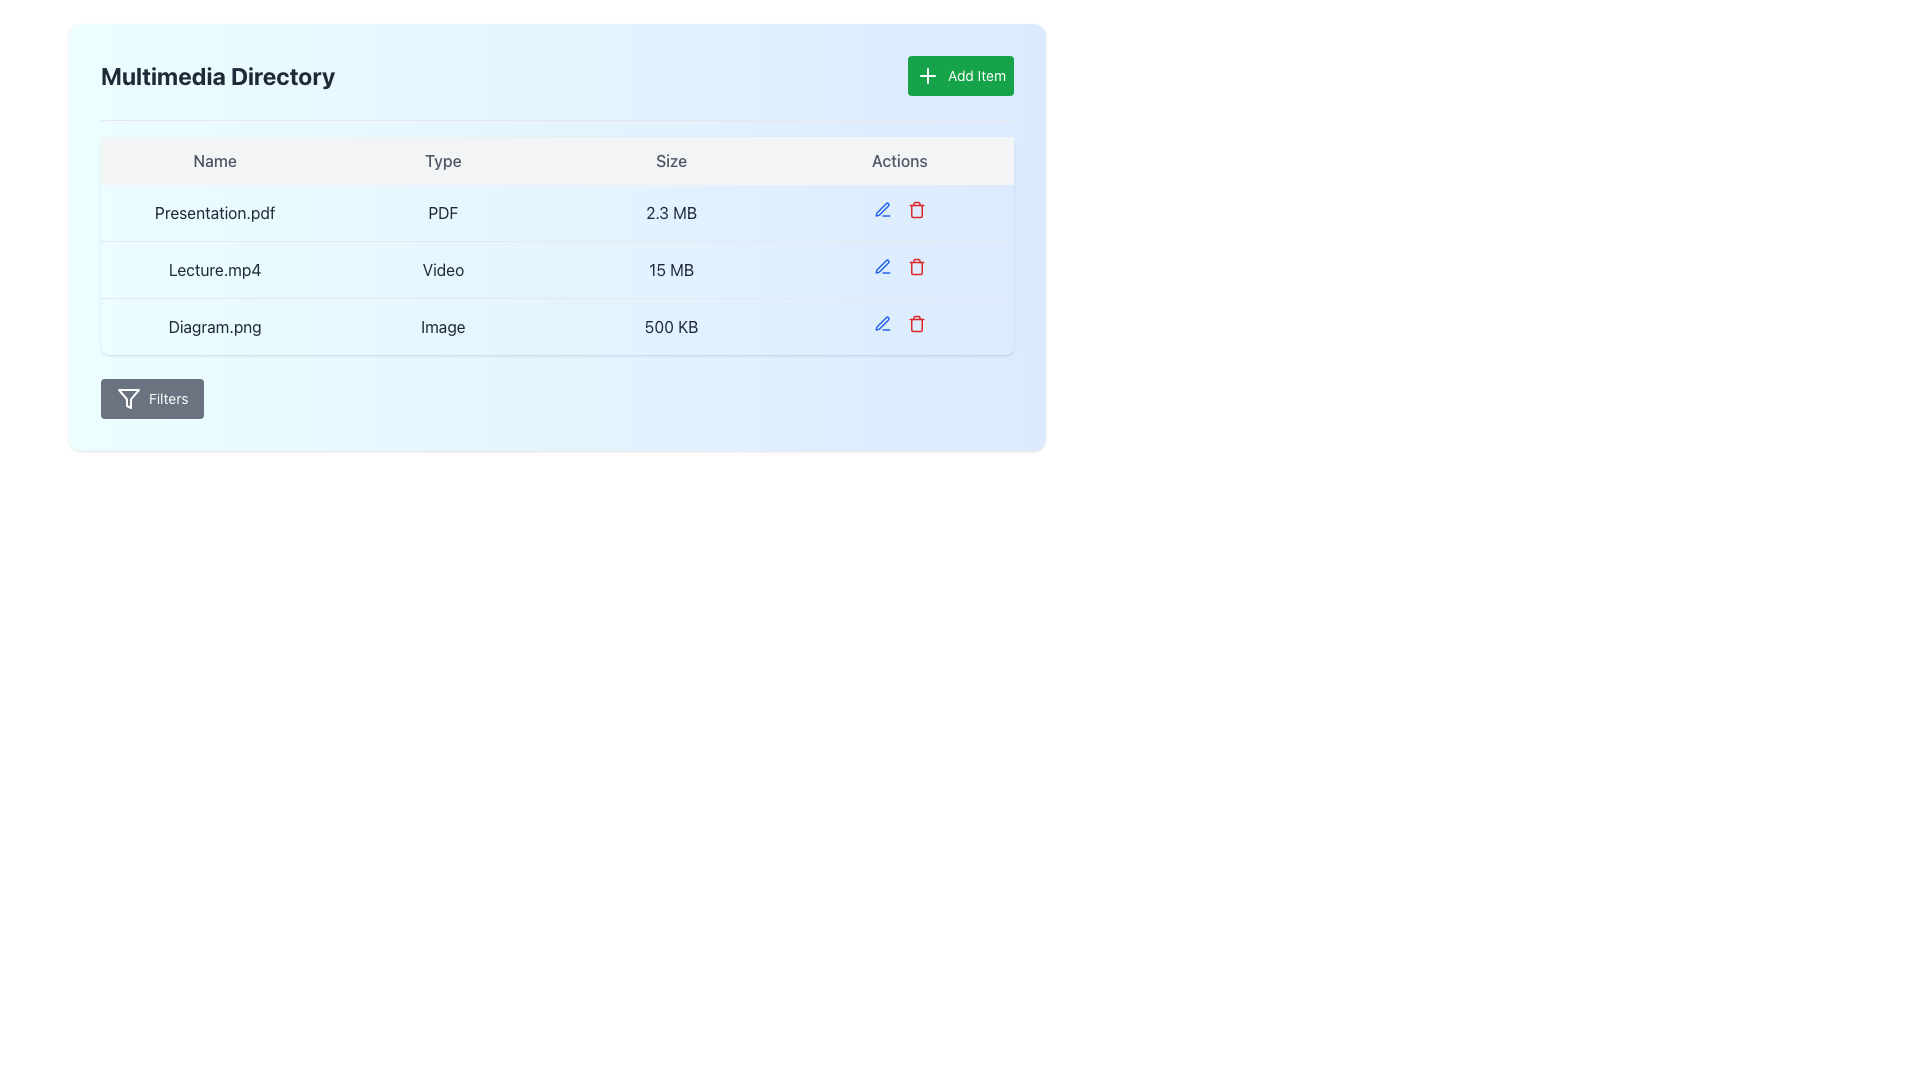  I want to click on the text content of the element displaying '2.3 MB' in the 'Size' column of the table layout, so click(671, 213).